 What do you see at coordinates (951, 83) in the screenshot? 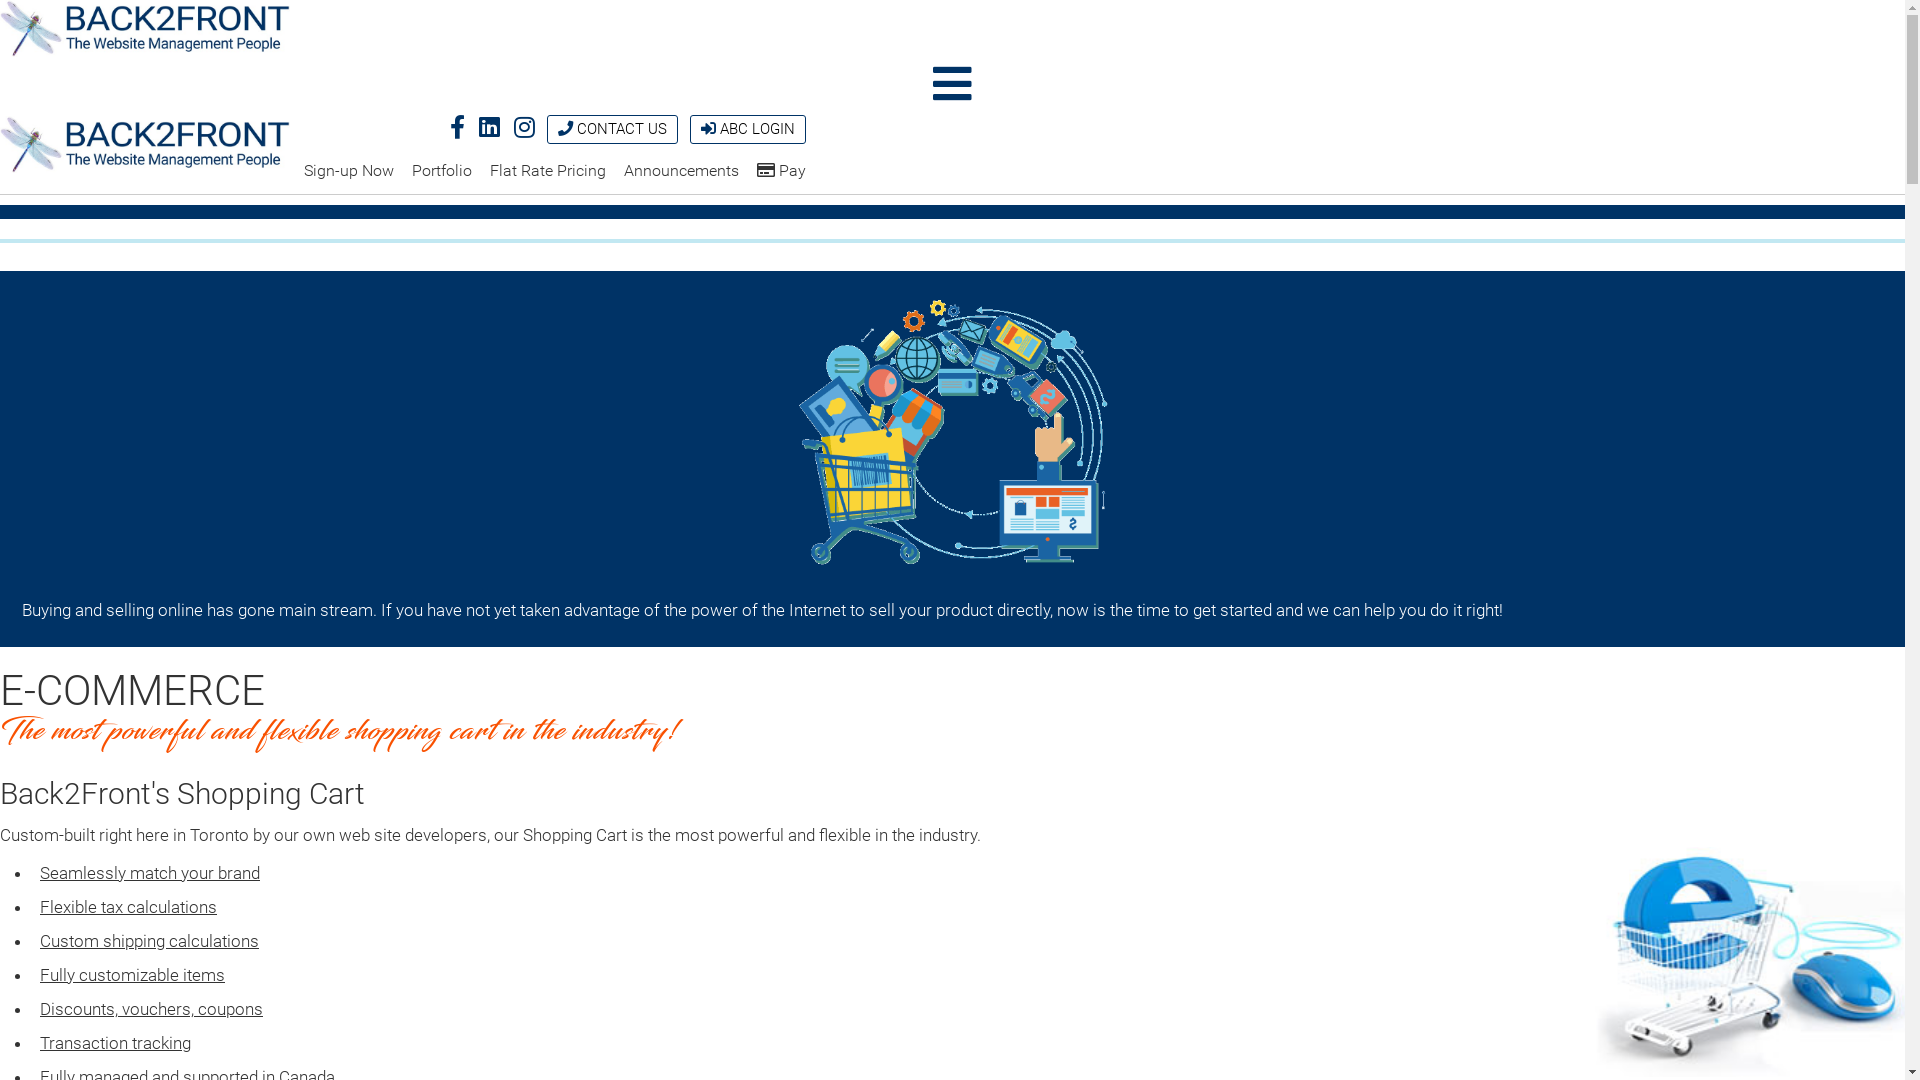
I see `'Back2Front Mobile Menu'` at bounding box center [951, 83].